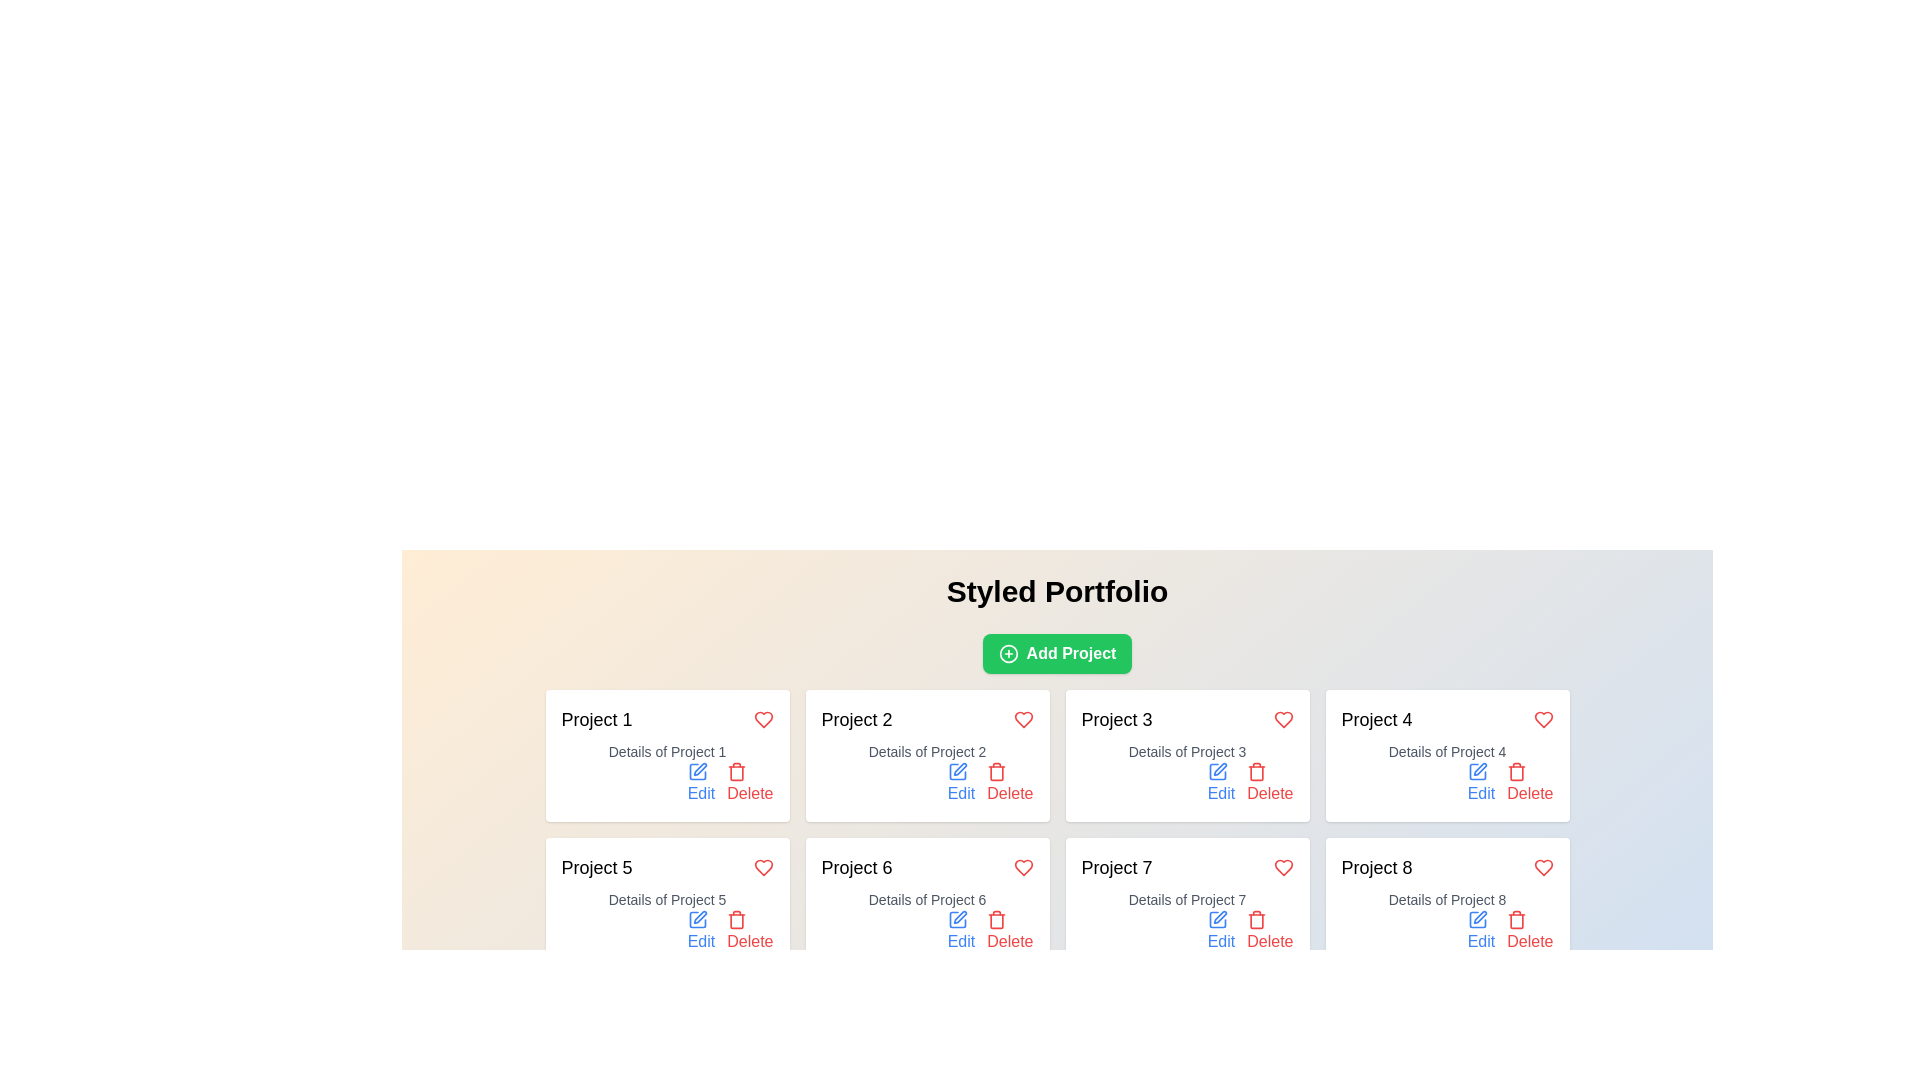 The width and height of the screenshot is (1920, 1080). I want to click on the 'Delete' button with a trash can icon in red text located in the footer section of the card labeled 'Project 7', so click(1269, 932).